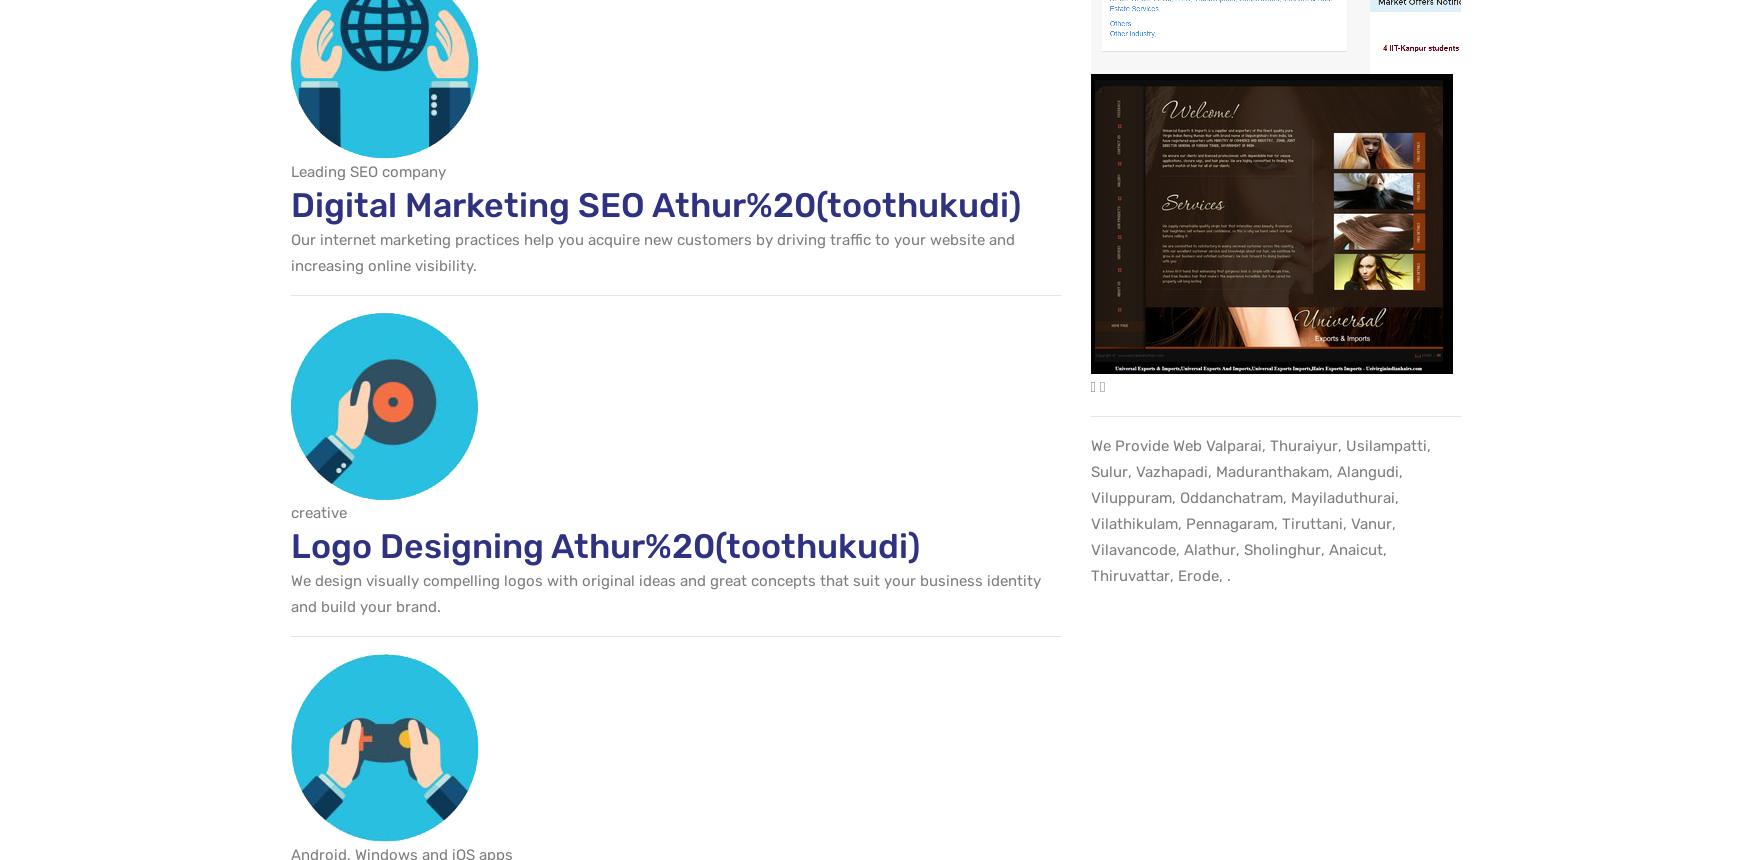 This screenshot has height=860, width=1751. What do you see at coordinates (1108, 471) in the screenshot?
I see `'Sulur'` at bounding box center [1108, 471].